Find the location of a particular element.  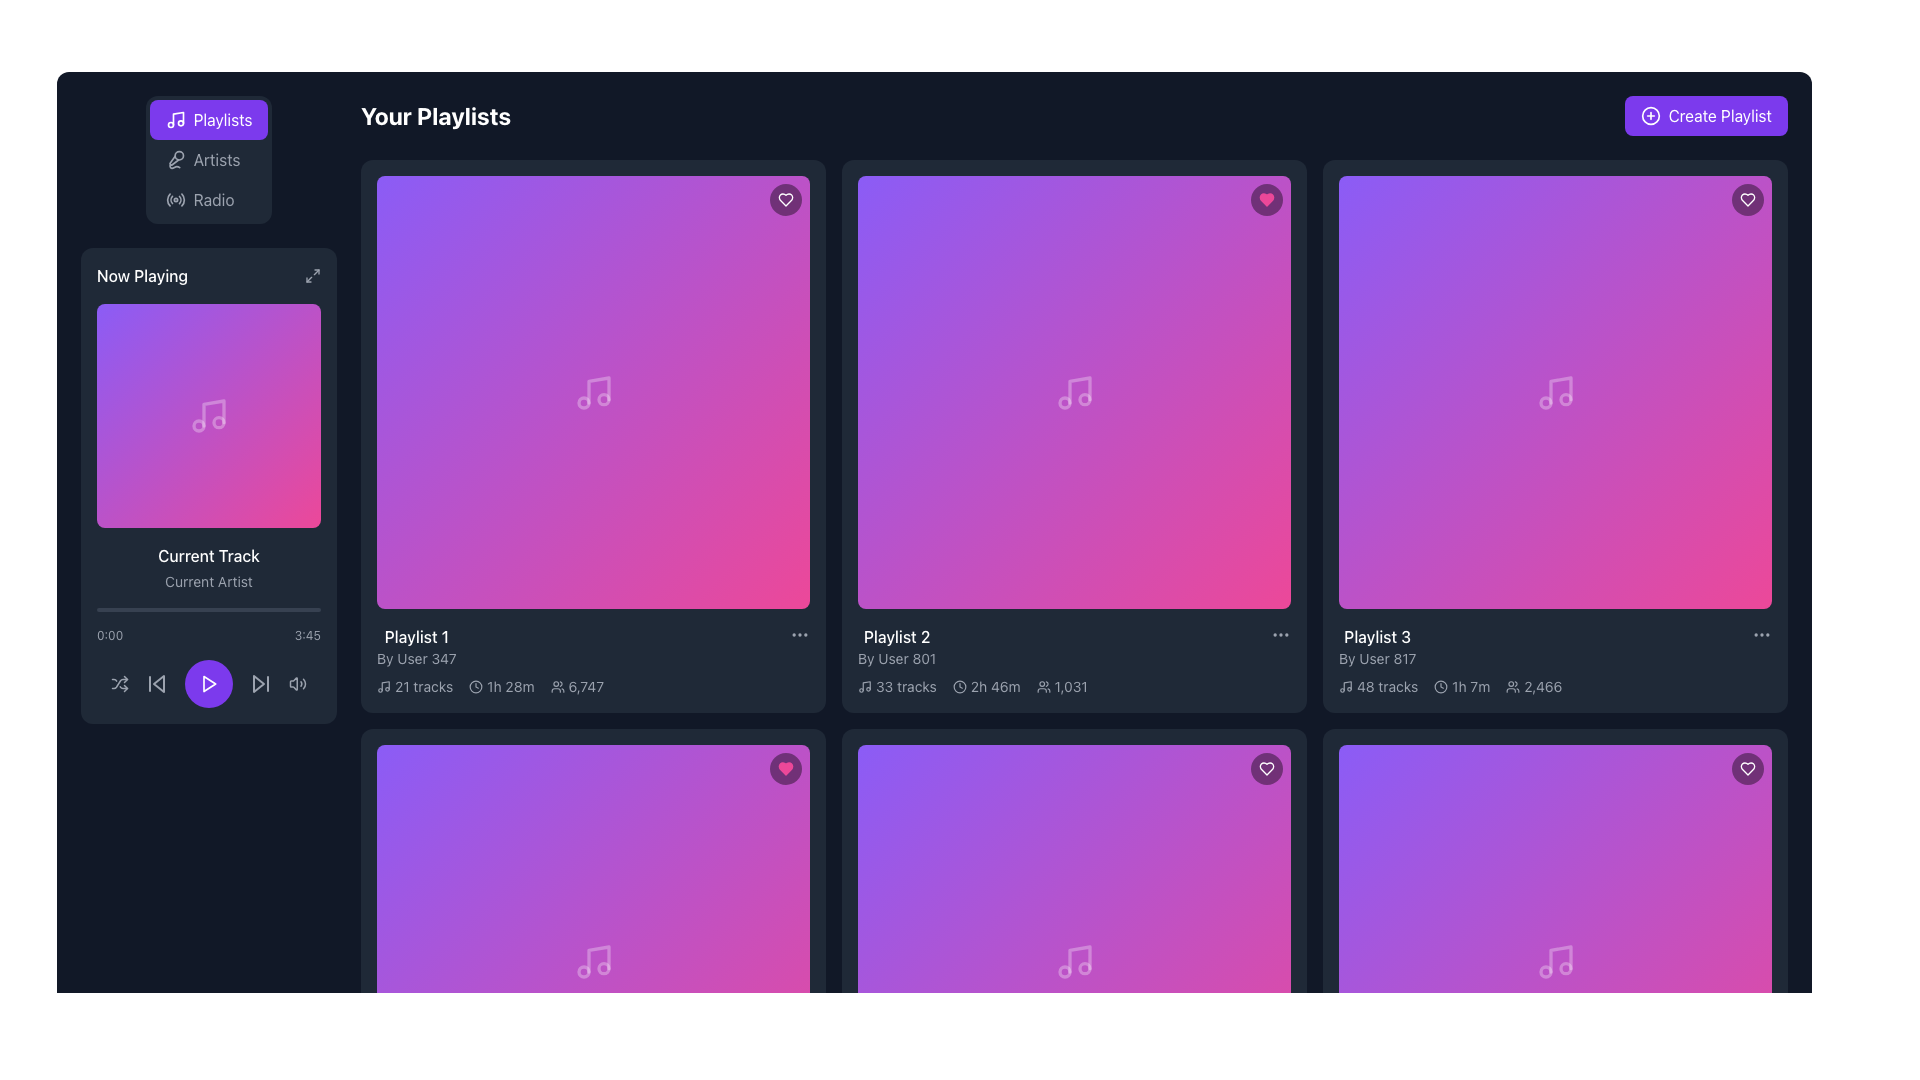

the music-related icon located at the center of the bottom-right card in the grid layout is located at coordinates (1554, 960).